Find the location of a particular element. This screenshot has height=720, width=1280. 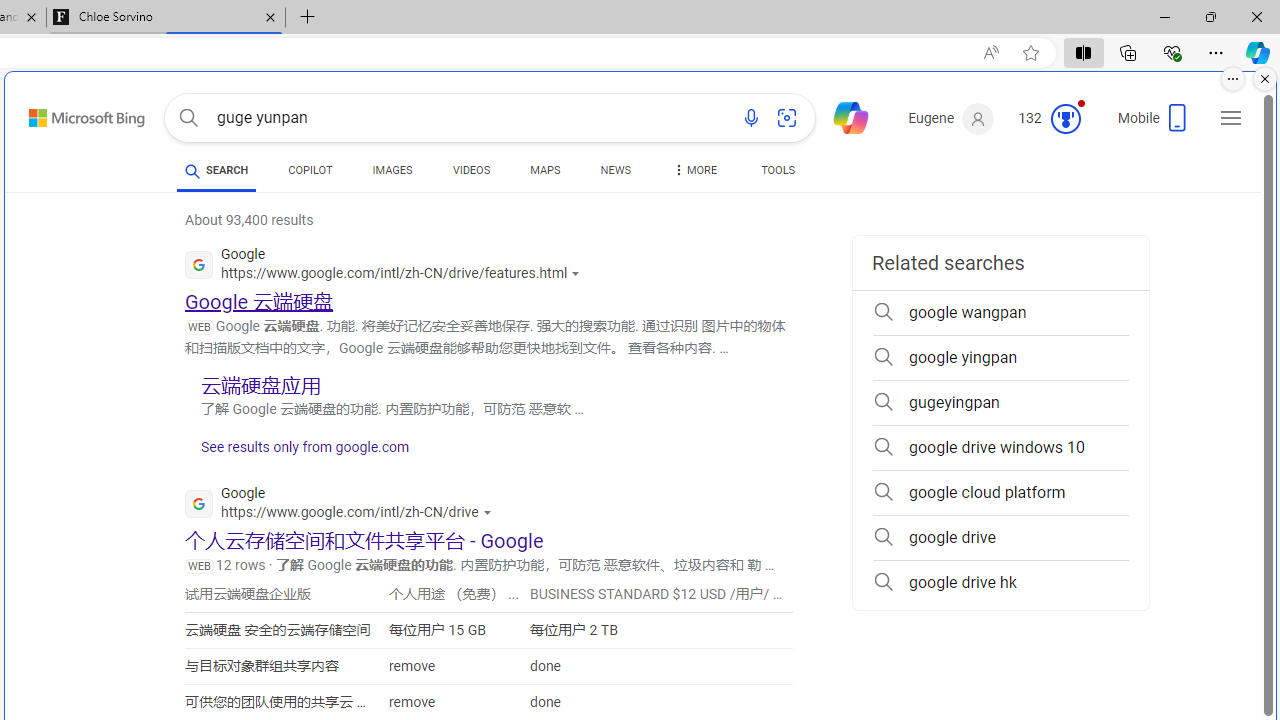

'COPILOT' is located at coordinates (309, 172).